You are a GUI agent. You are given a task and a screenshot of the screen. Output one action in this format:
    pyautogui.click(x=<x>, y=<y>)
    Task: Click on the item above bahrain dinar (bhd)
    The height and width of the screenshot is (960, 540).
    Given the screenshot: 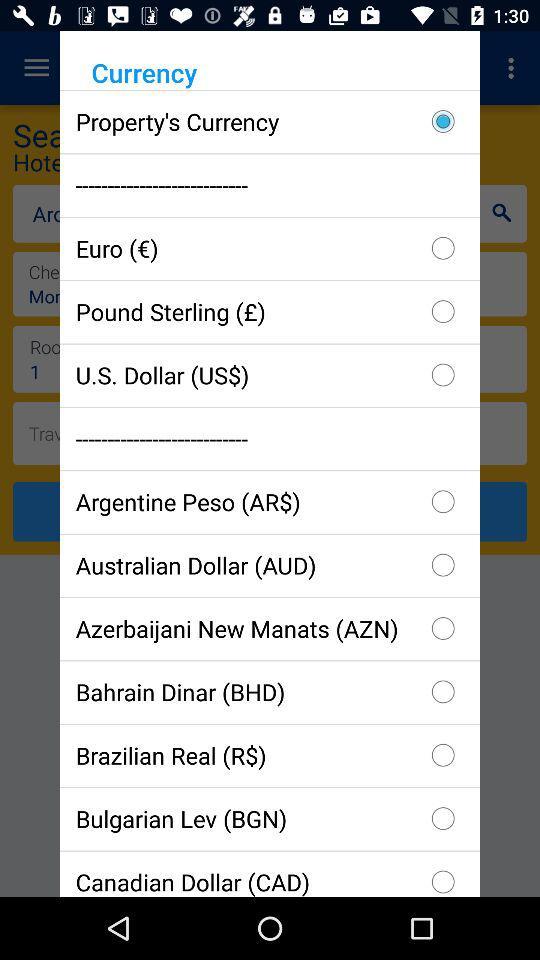 What is the action you would take?
    pyautogui.click(x=270, y=627)
    